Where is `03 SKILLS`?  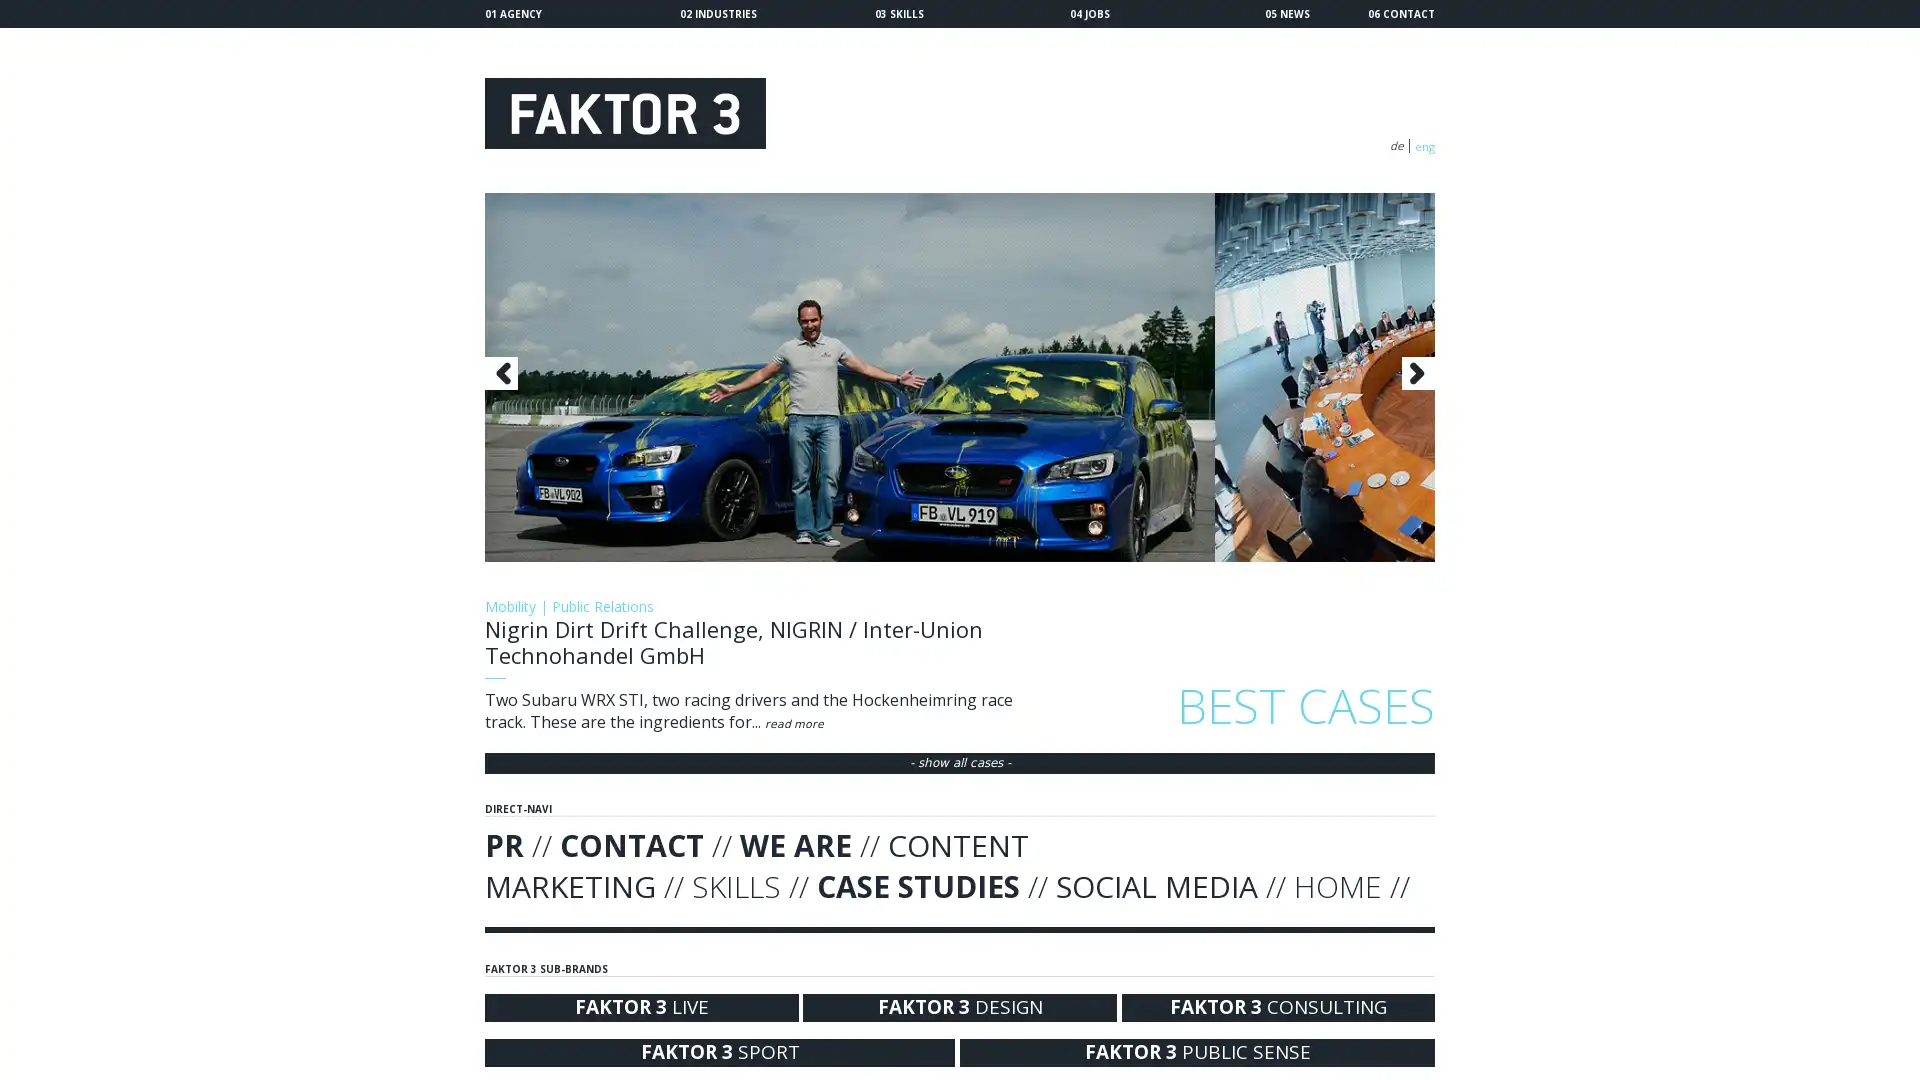 03 SKILLS is located at coordinates (898, 14).